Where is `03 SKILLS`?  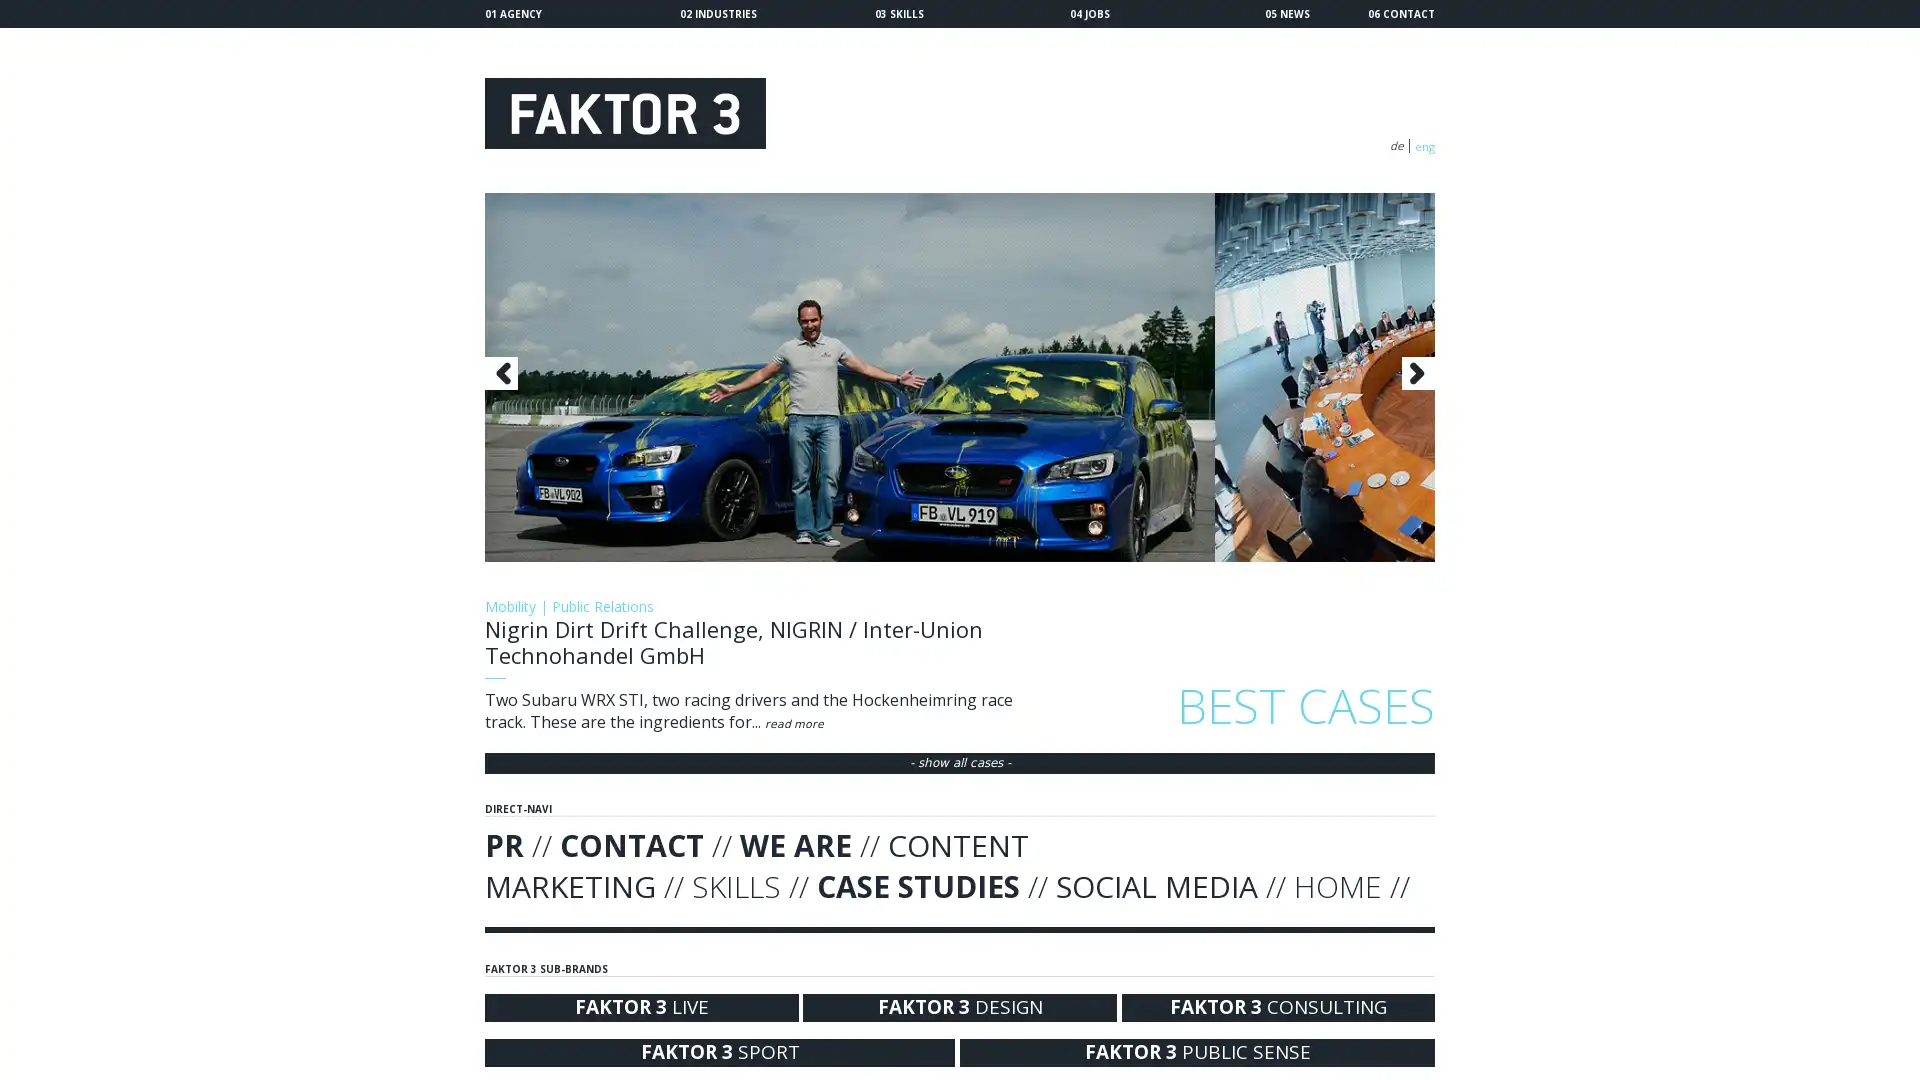 03 SKILLS is located at coordinates (898, 14).